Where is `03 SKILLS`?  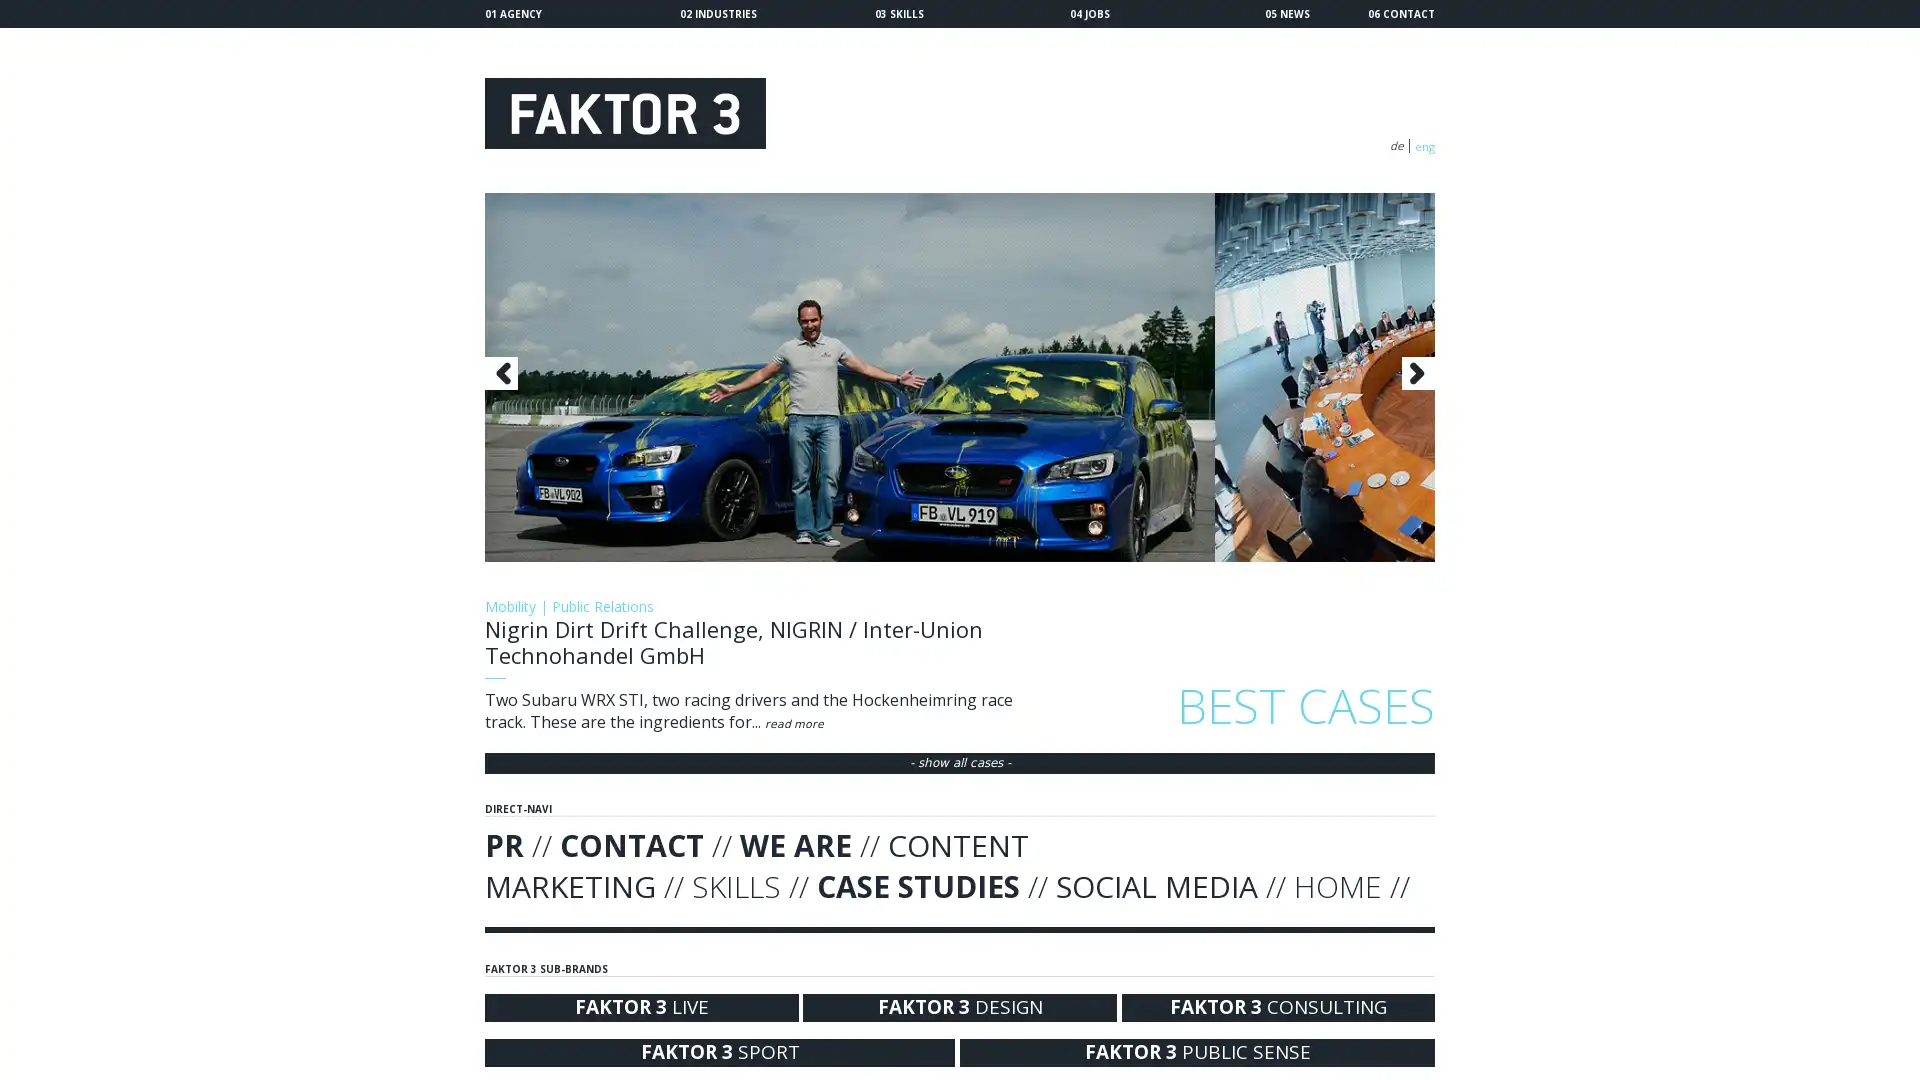 03 SKILLS is located at coordinates (898, 14).